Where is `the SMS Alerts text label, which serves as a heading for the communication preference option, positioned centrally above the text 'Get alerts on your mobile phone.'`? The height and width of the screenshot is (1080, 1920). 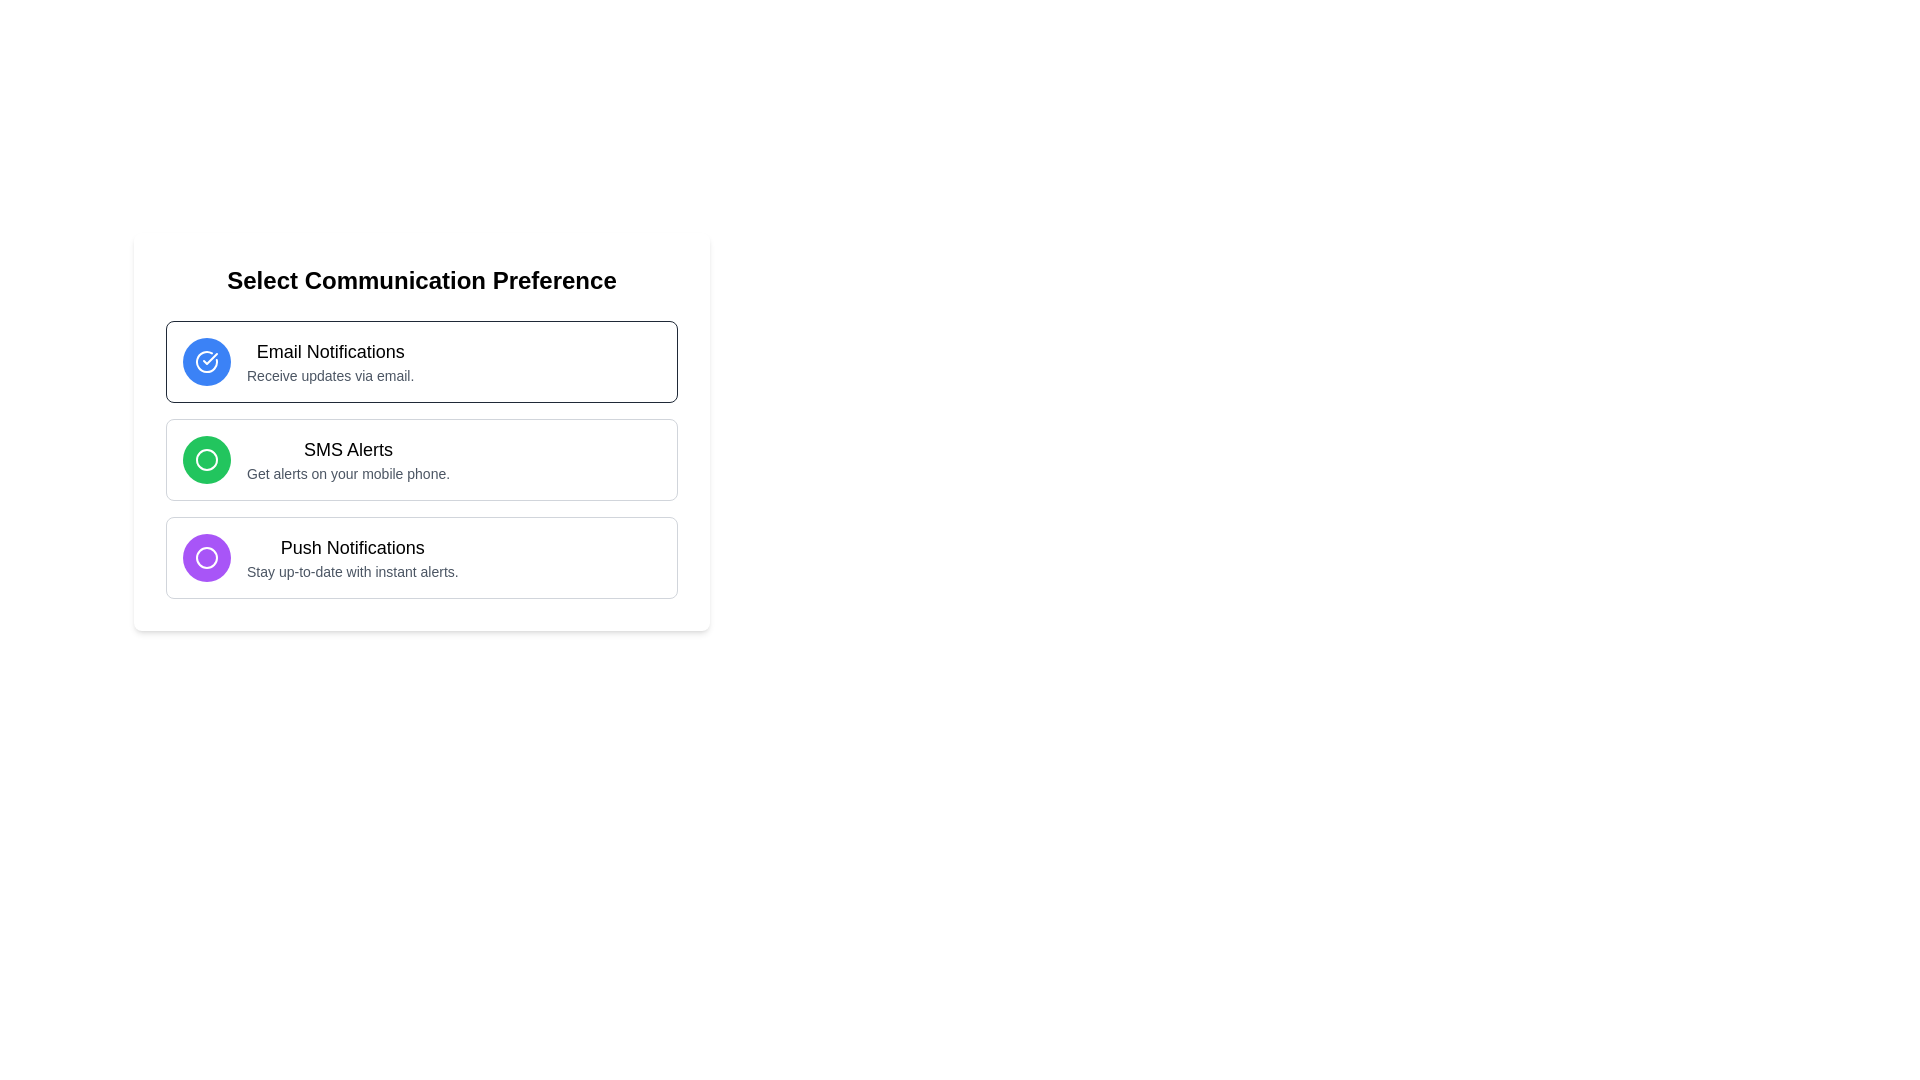 the SMS Alerts text label, which serves as a heading for the communication preference option, positioned centrally above the text 'Get alerts on your mobile phone.' is located at coordinates (348, 450).